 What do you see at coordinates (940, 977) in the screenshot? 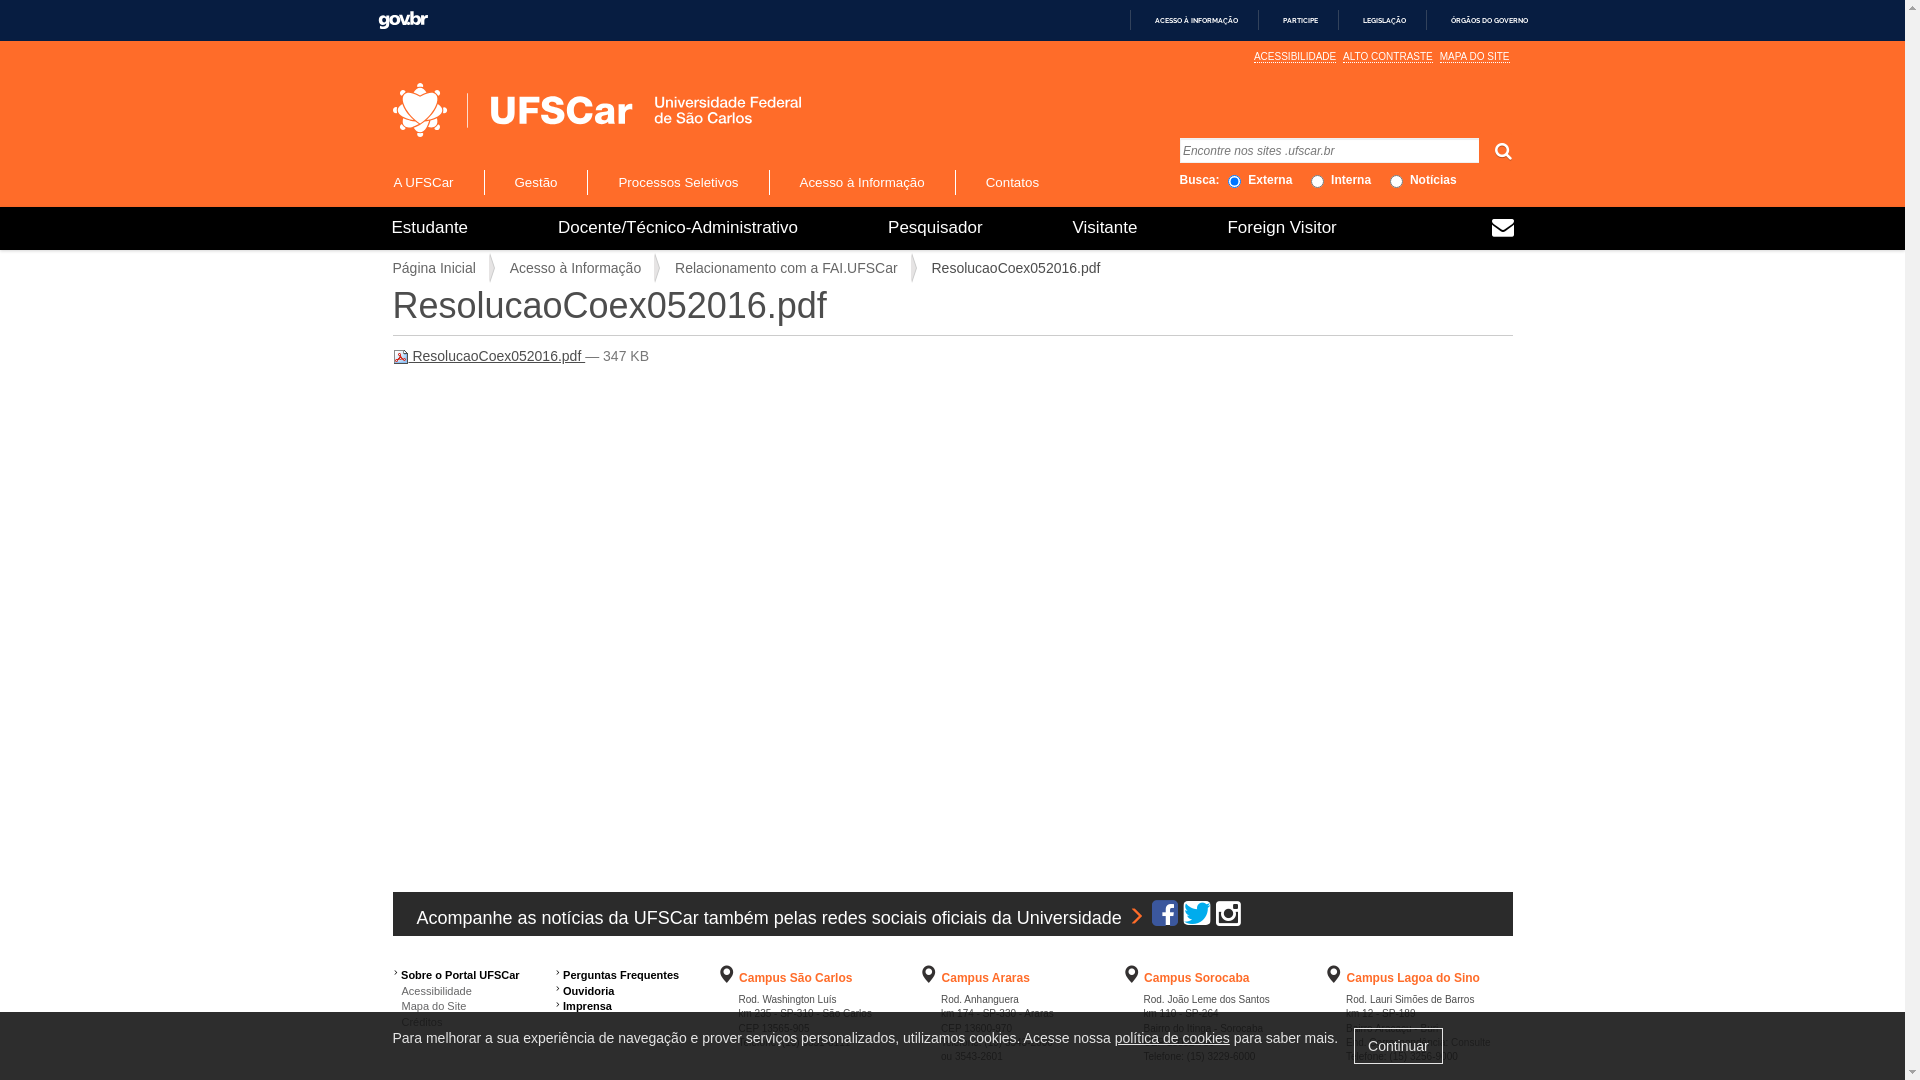
I see `'Campus Araras'` at bounding box center [940, 977].